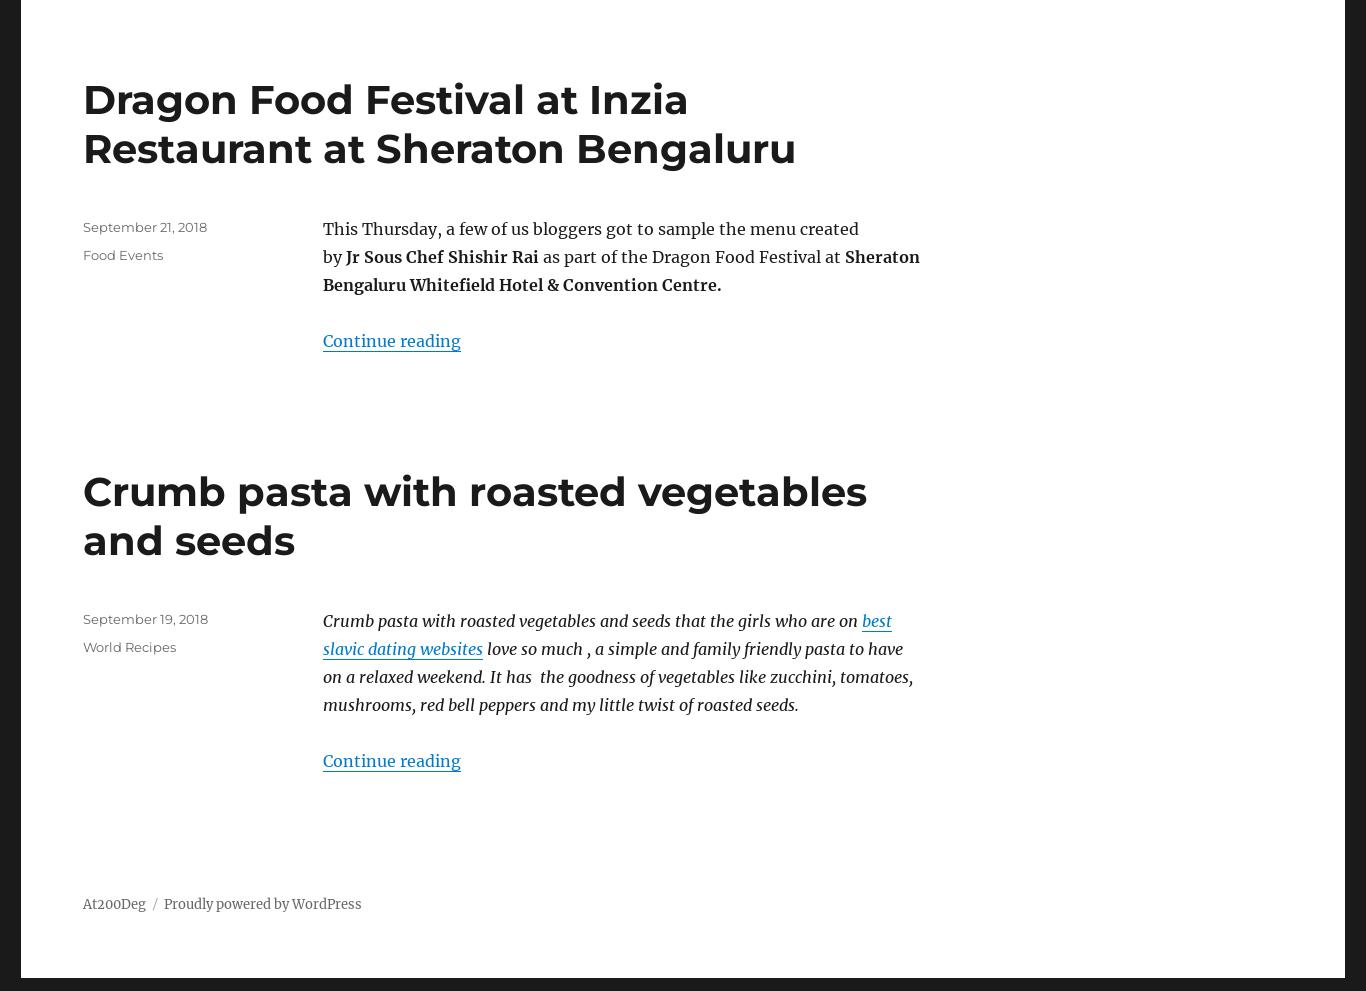  What do you see at coordinates (616, 674) in the screenshot?
I see `'love so much , a simple and family friendly pasta to have on a relaxed weekend. It has  the goodness of vegetables like zucchini, tomatoes, mushrooms, red bell peppers and my little twist of roasted seeds.'` at bounding box center [616, 674].